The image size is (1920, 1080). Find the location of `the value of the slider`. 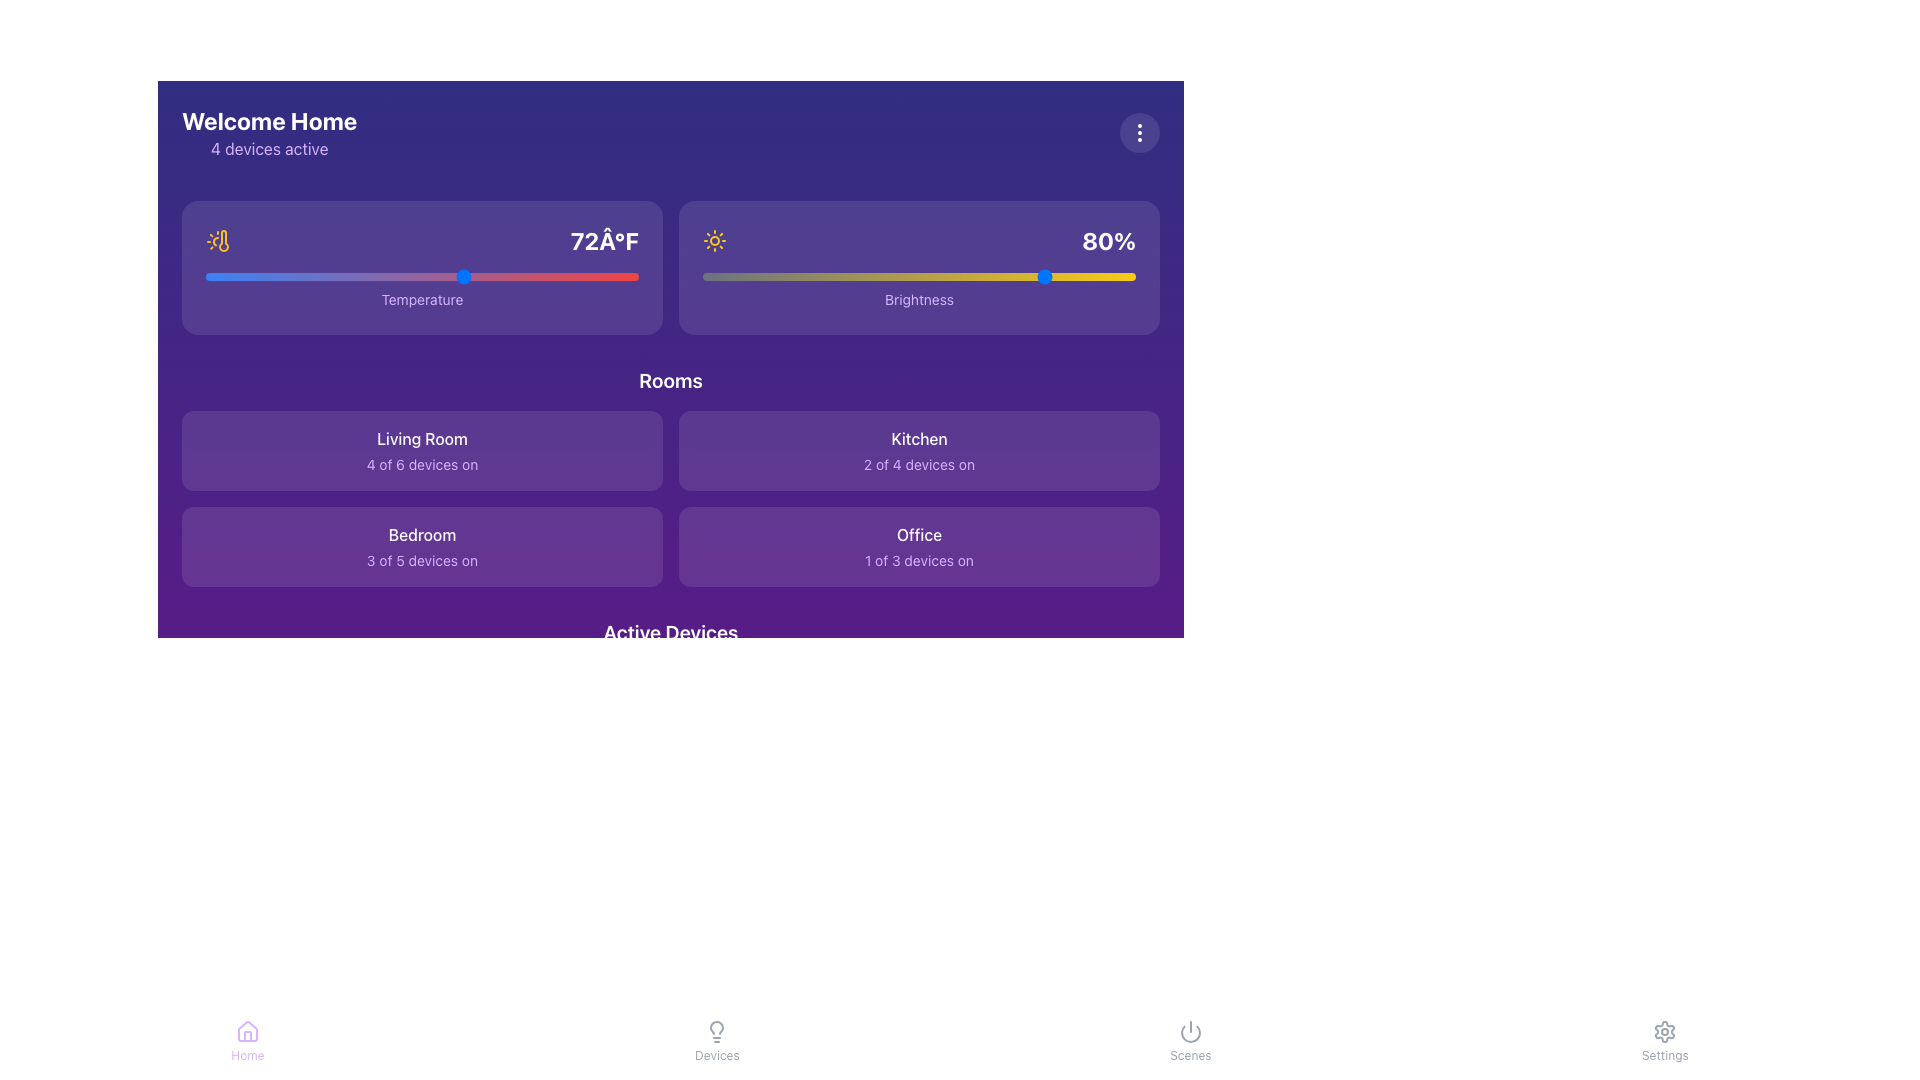

the value of the slider is located at coordinates (227, 277).